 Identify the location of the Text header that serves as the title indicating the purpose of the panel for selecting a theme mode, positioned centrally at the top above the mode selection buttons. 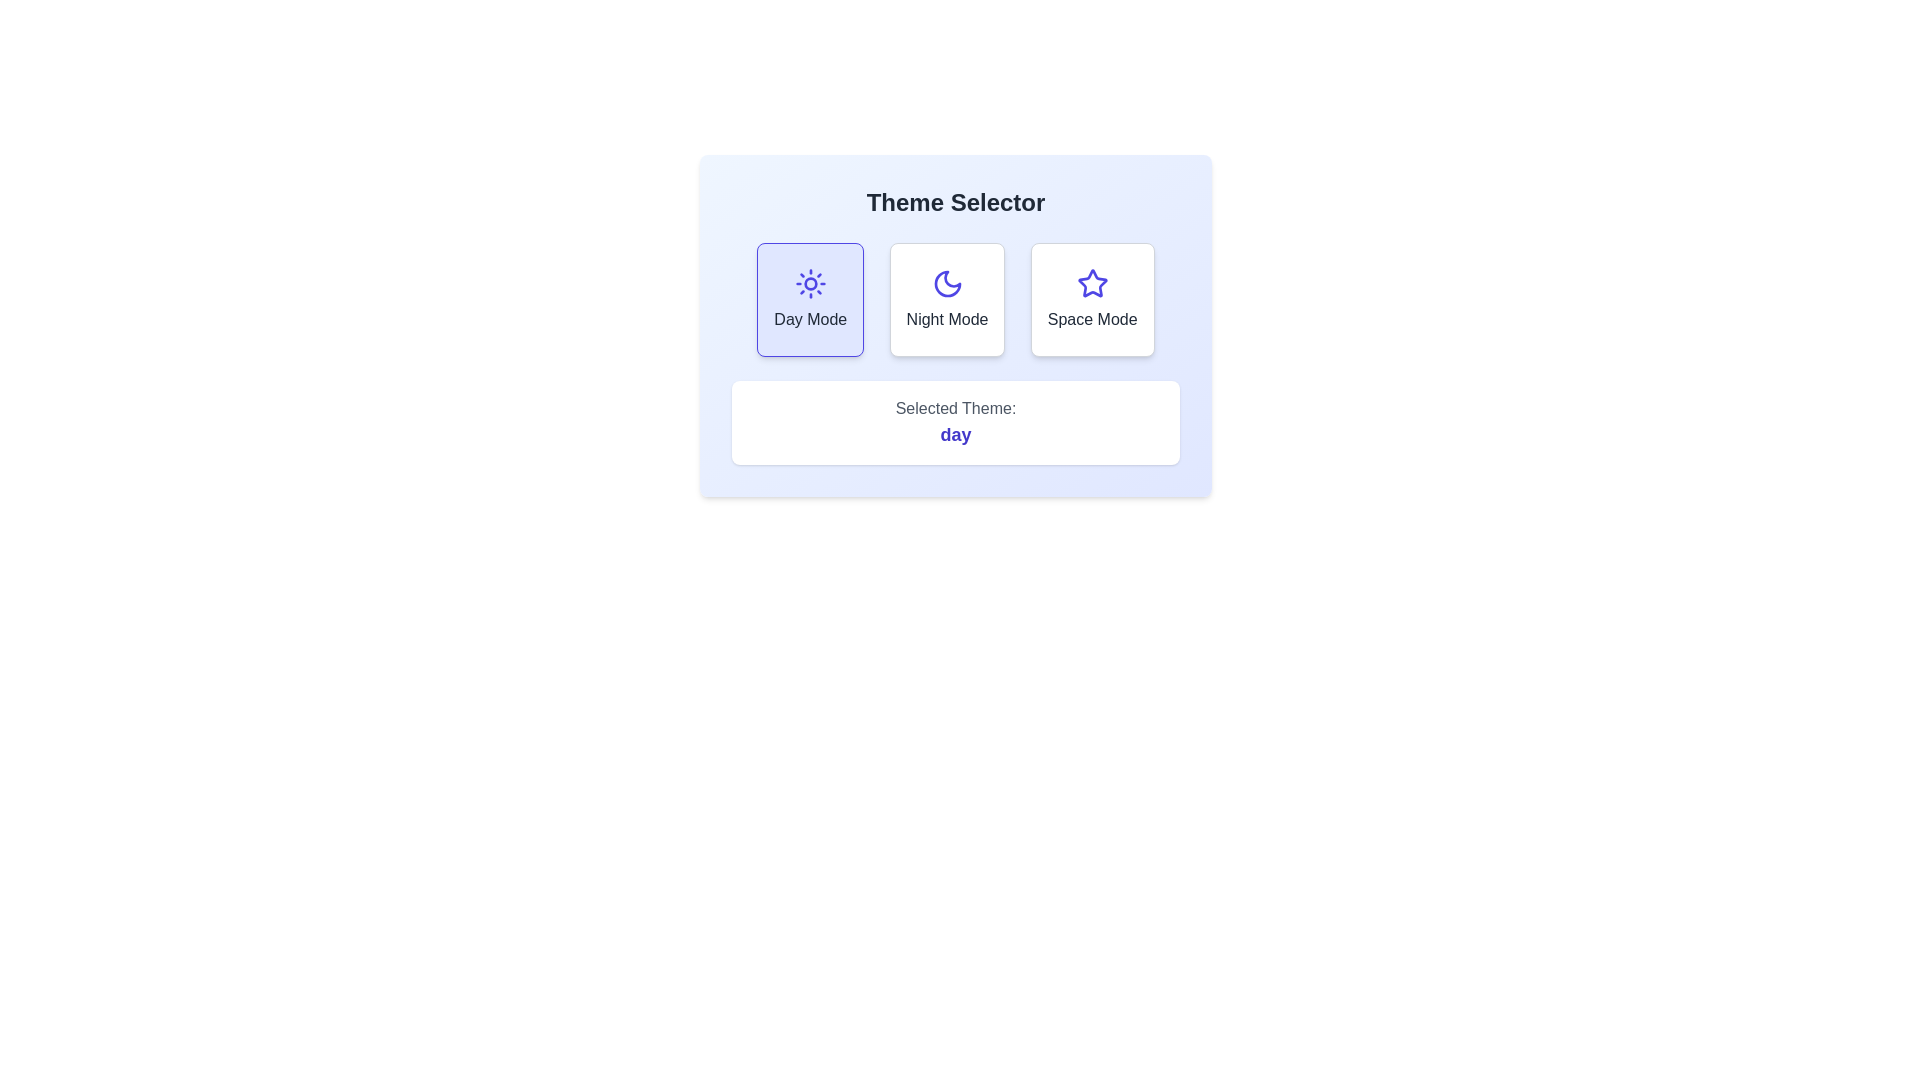
(954, 203).